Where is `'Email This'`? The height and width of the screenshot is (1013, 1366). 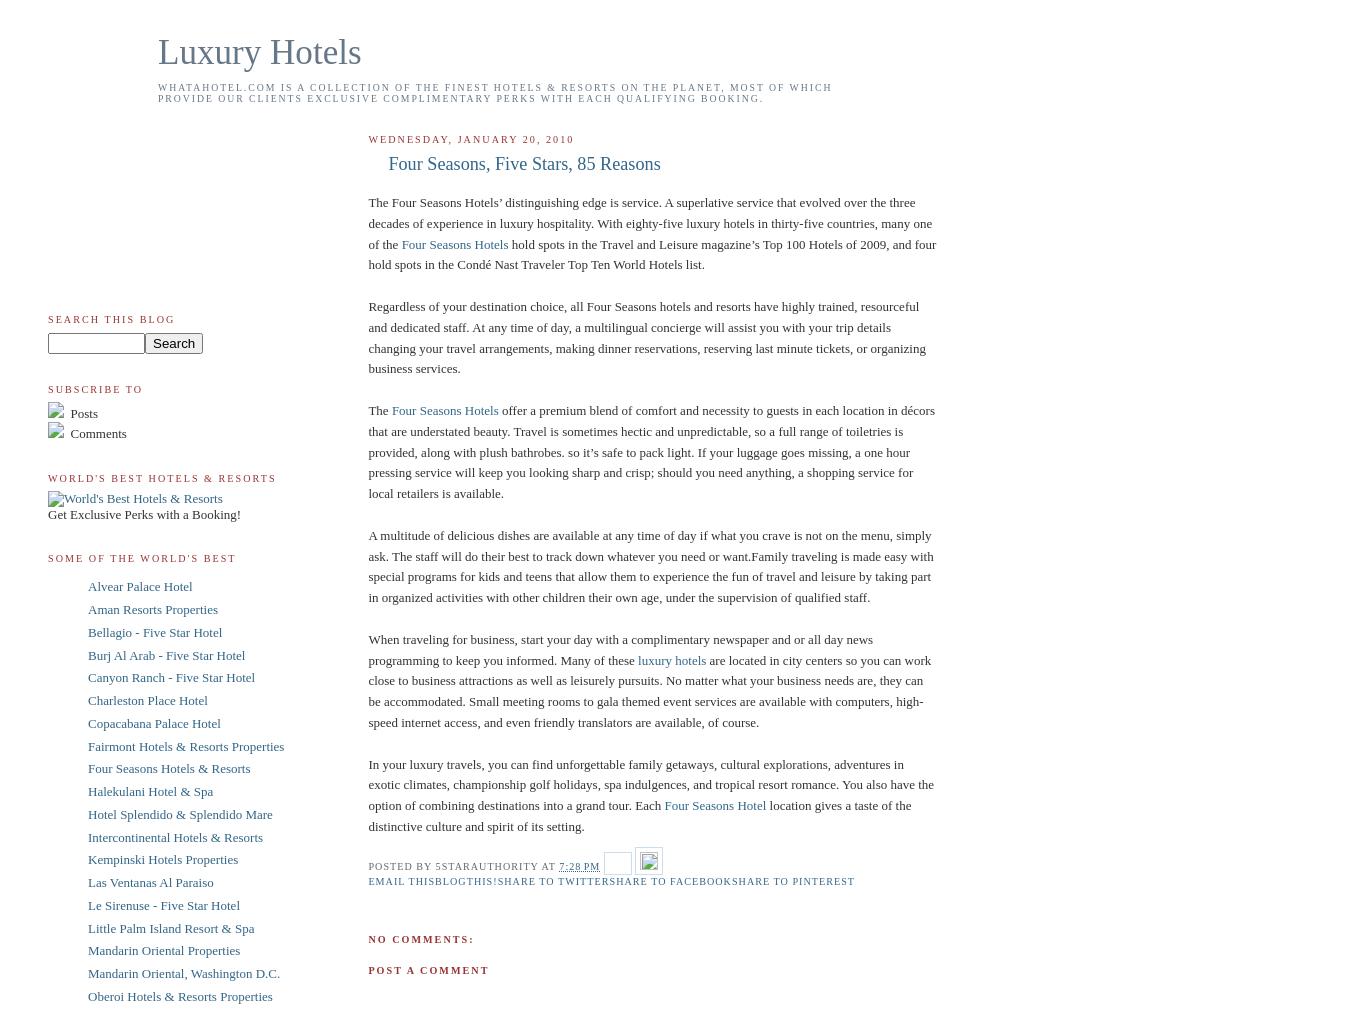
'Email This' is located at coordinates (400, 880).